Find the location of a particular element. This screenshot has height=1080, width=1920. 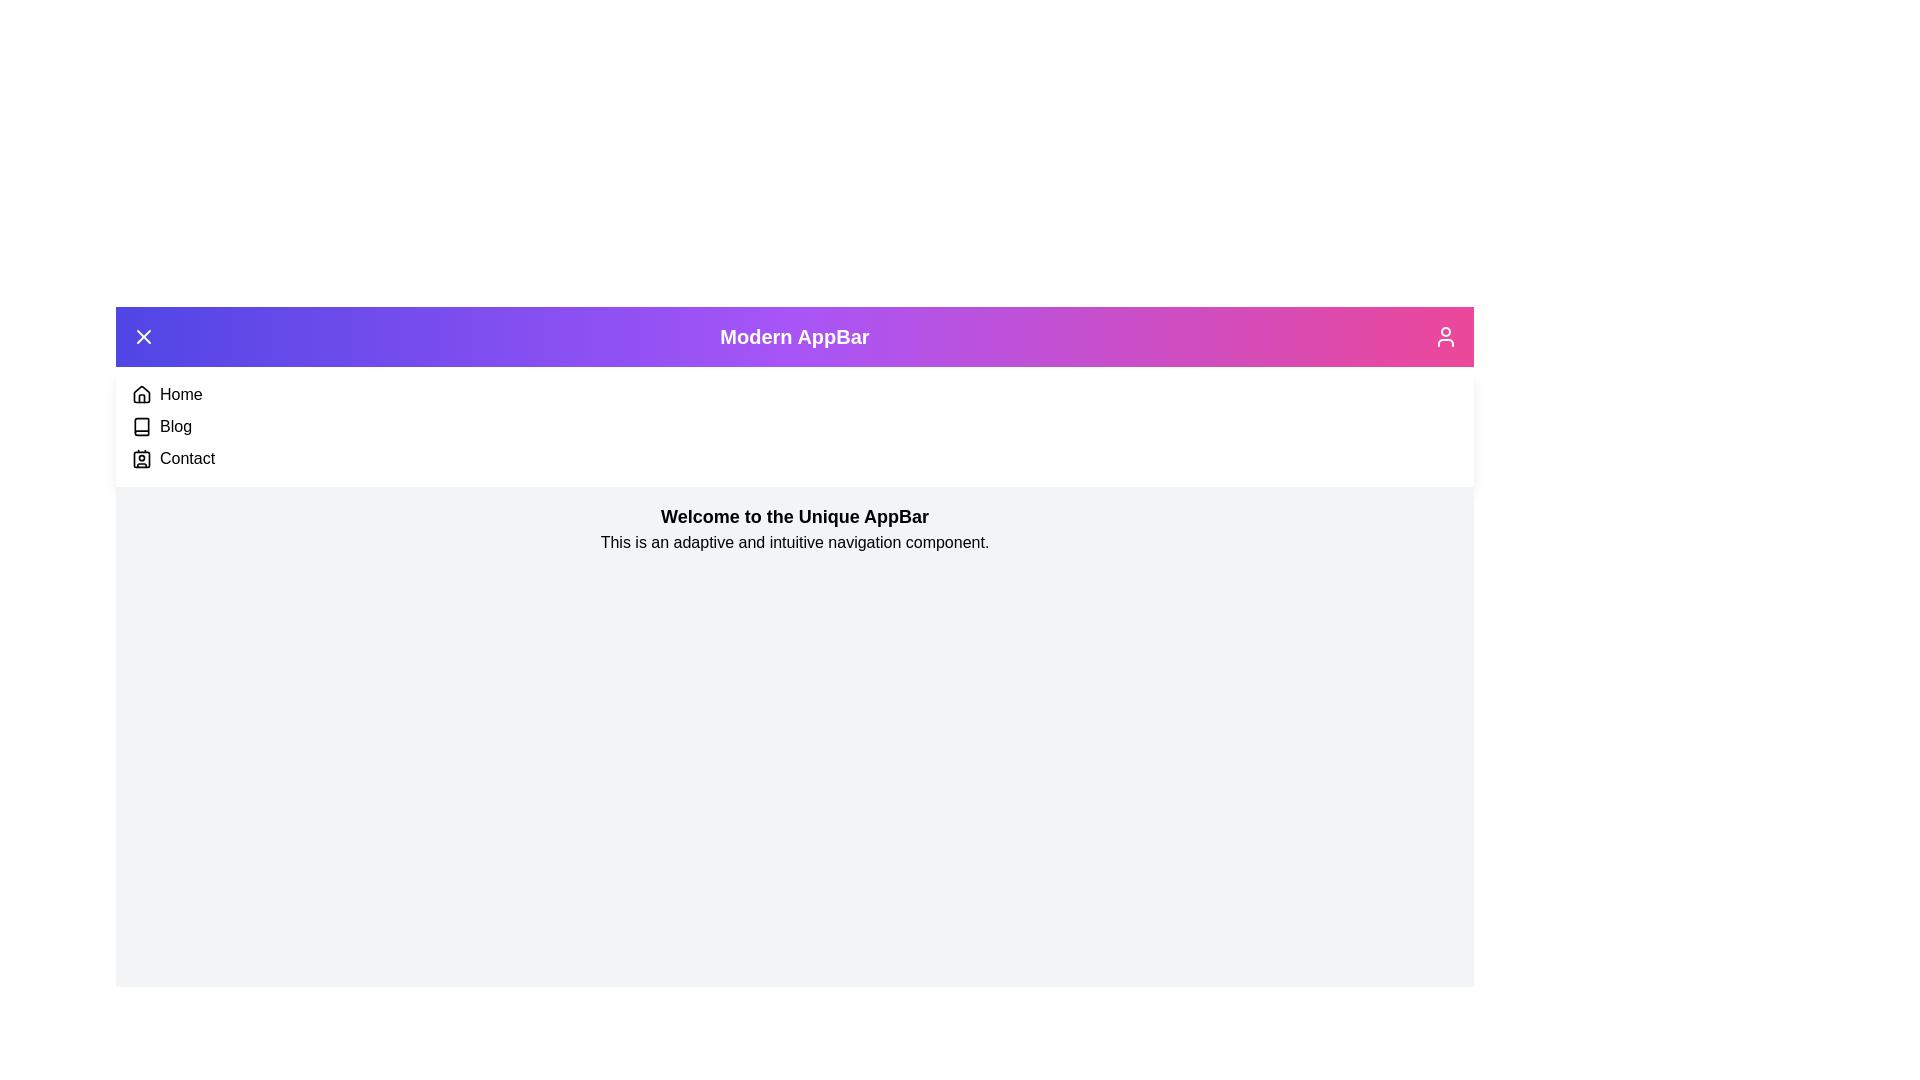

toggle button located at the top-left corner of the app bar to toggle the menu visibility is located at coordinates (143, 335).